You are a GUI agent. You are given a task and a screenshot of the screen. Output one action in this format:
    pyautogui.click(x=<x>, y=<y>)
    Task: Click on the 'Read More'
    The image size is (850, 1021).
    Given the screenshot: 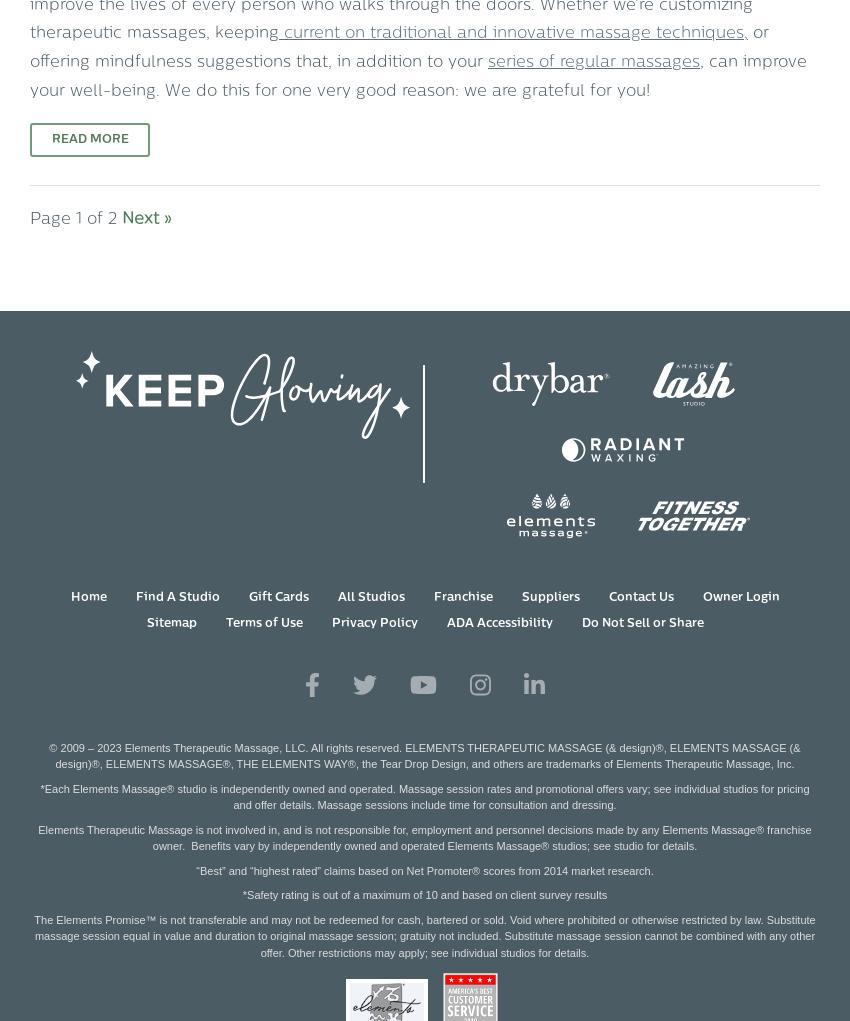 What is the action you would take?
    pyautogui.click(x=88, y=138)
    